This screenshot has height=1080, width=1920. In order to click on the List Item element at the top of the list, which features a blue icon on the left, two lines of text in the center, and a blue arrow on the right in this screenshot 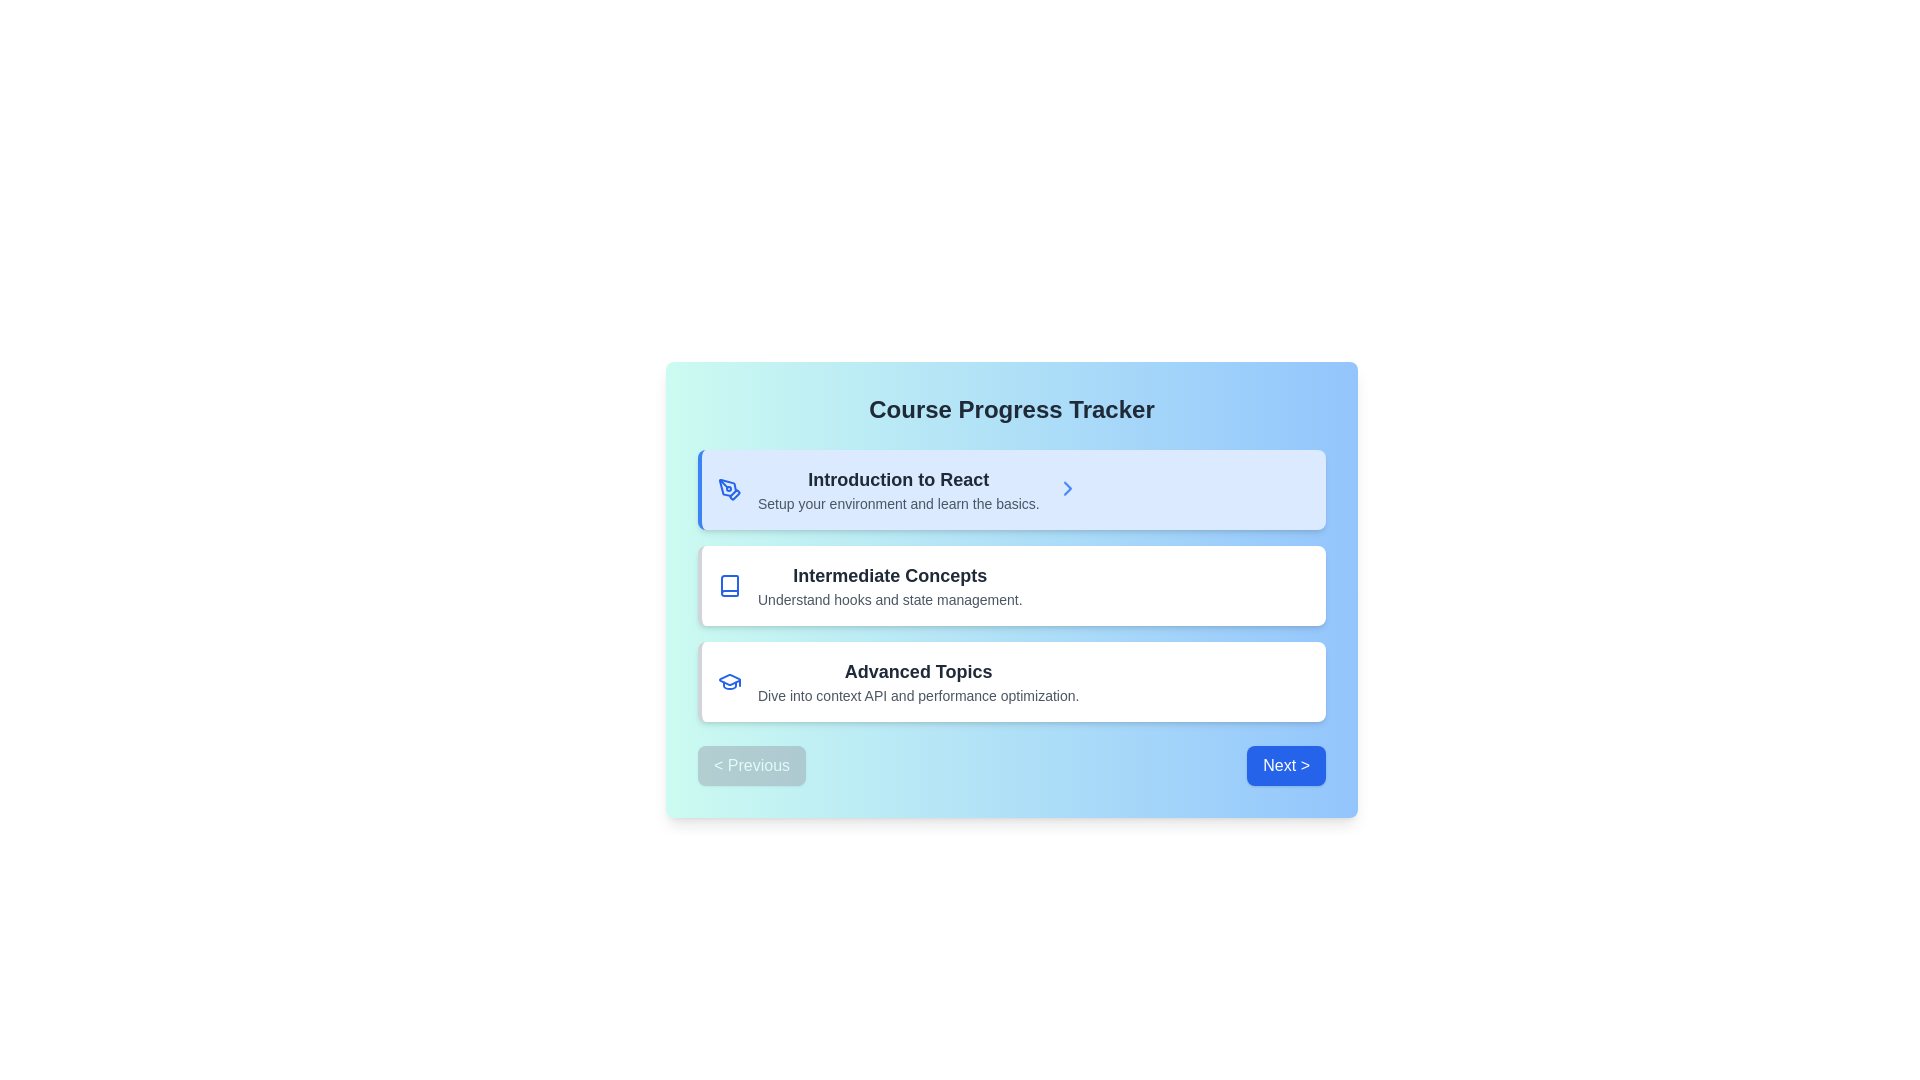, I will do `click(1013, 489)`.